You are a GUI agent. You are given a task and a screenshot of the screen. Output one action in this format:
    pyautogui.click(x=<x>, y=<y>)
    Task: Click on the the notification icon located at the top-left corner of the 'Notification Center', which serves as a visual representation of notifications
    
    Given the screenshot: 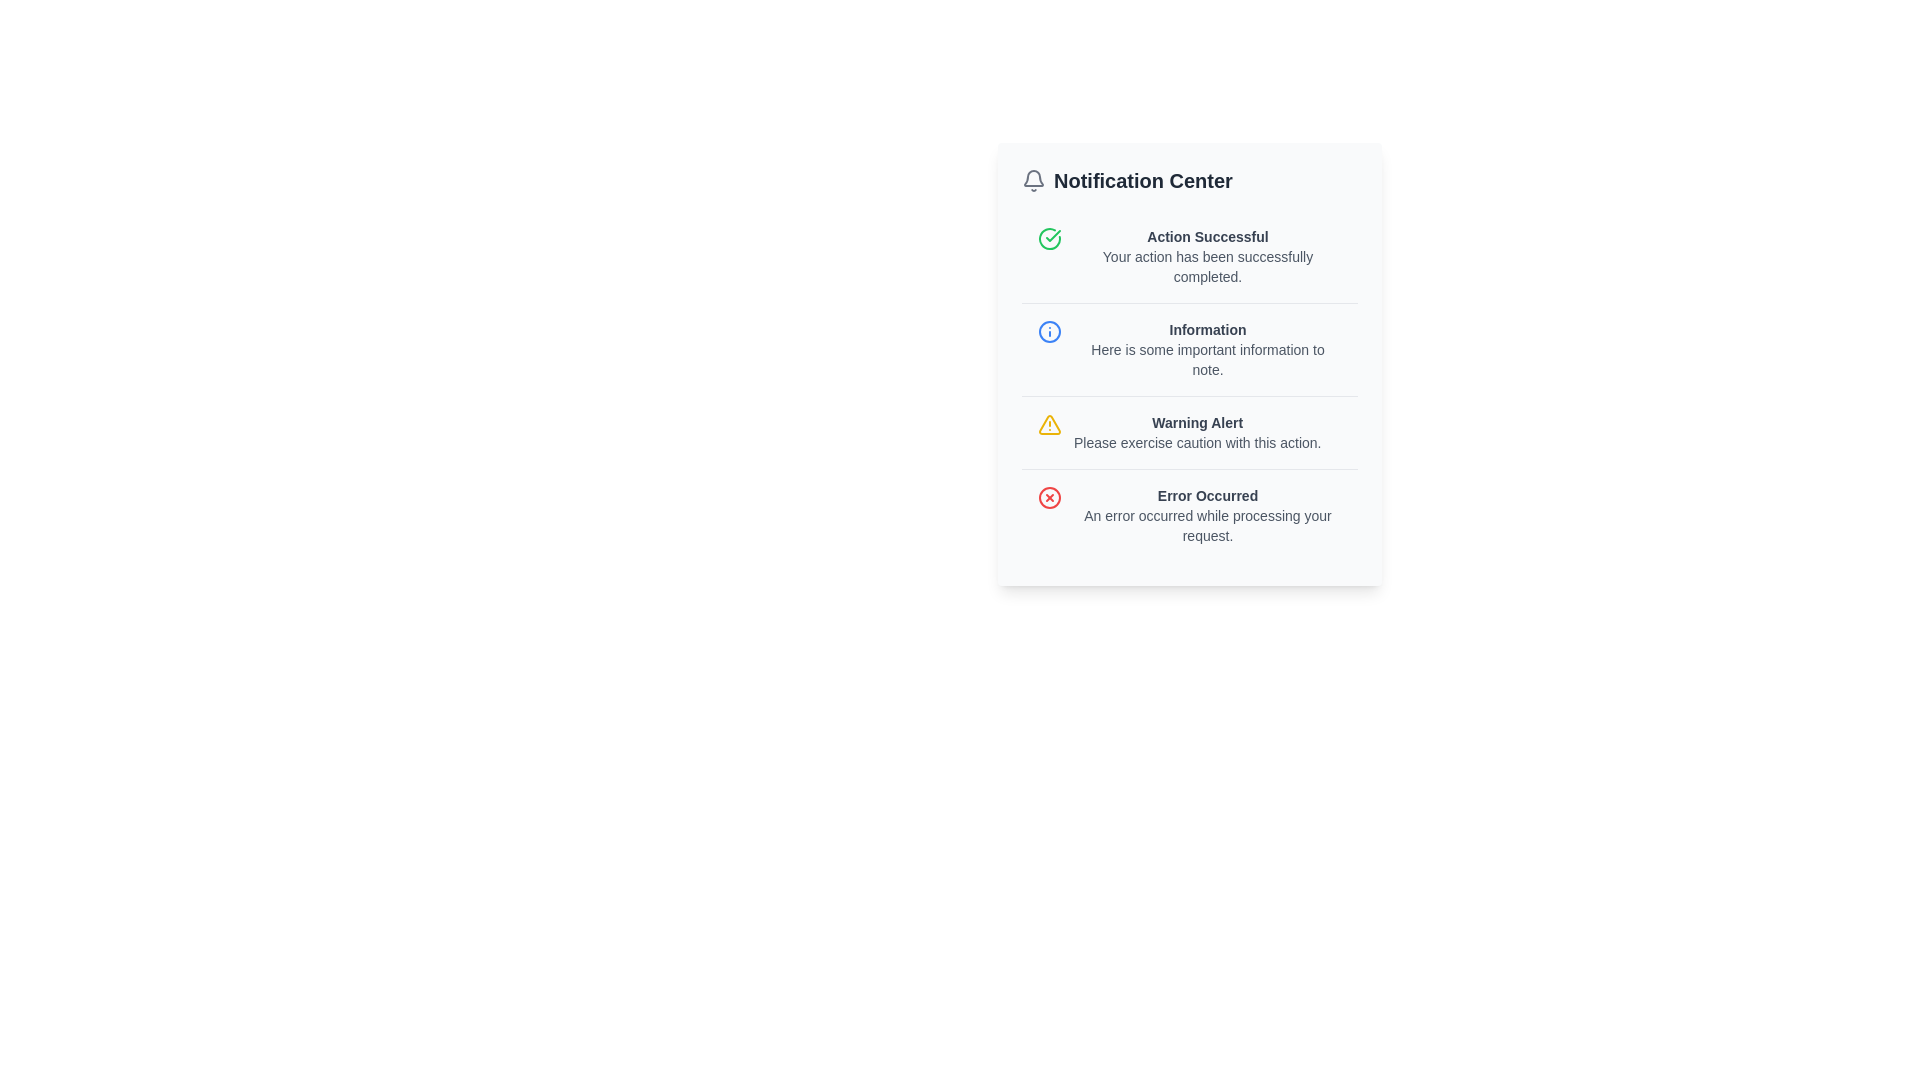 What is the action you would take?
    pyautogui.click(x=1033, y=181)
    